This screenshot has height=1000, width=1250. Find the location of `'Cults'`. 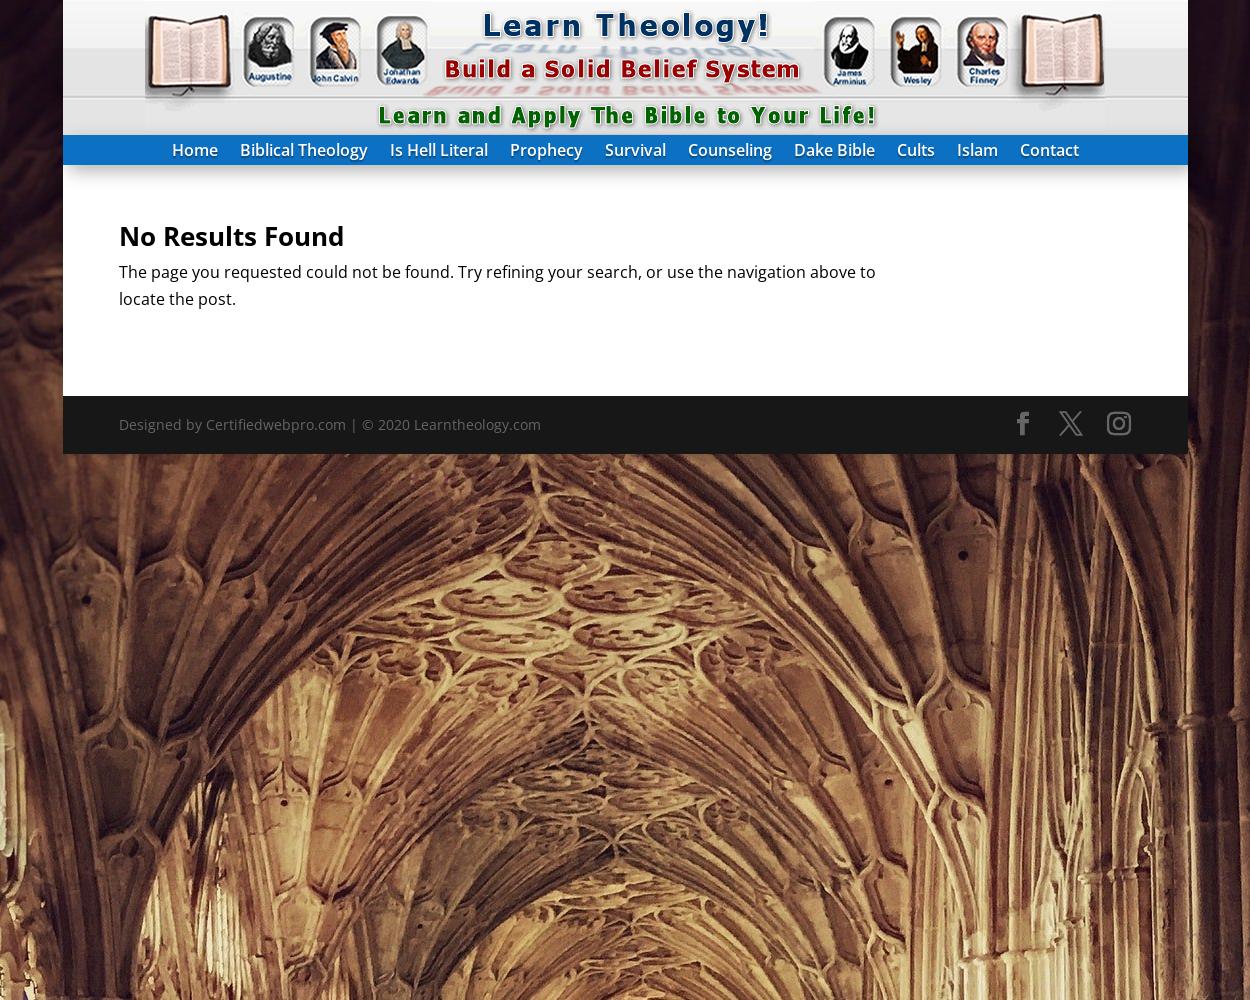

'Cults' is located at coordinates (915, 150).